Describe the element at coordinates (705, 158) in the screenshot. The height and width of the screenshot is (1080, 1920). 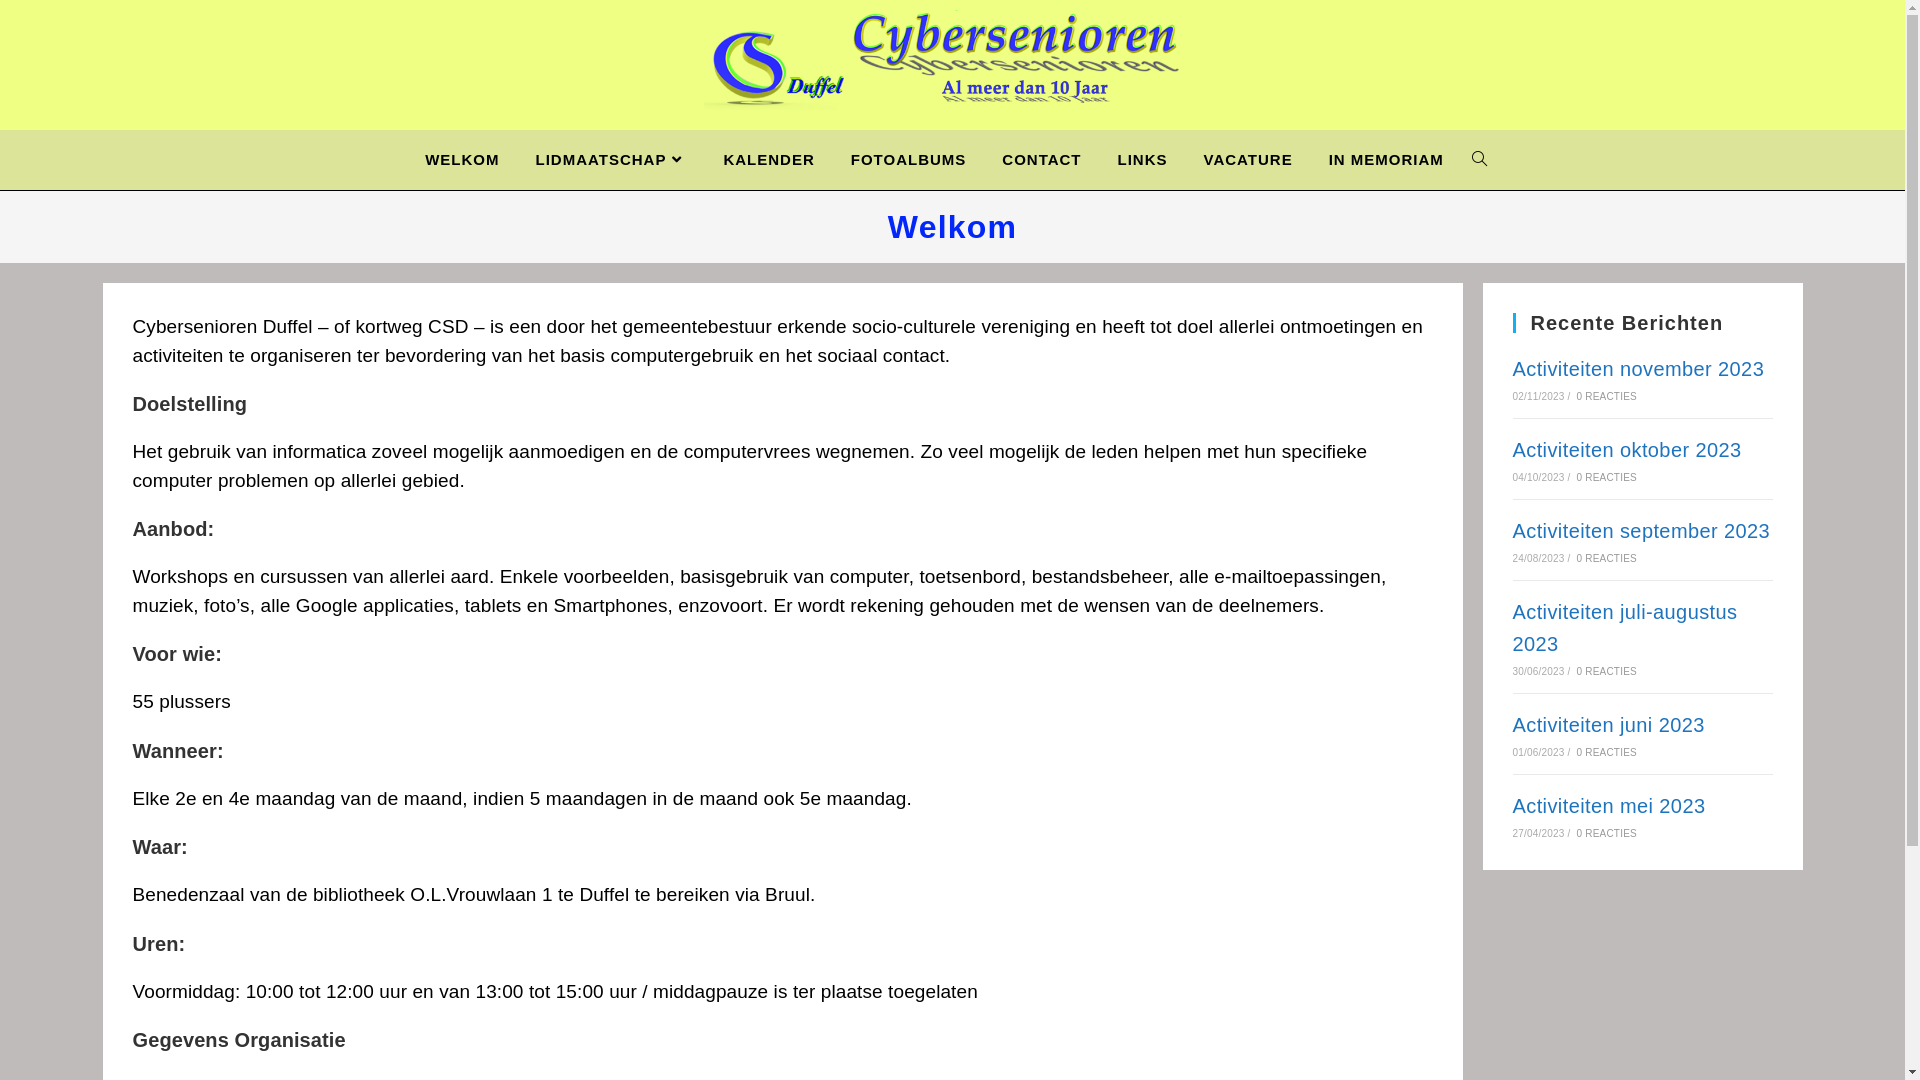
I see `'KALENDER'` at that location.